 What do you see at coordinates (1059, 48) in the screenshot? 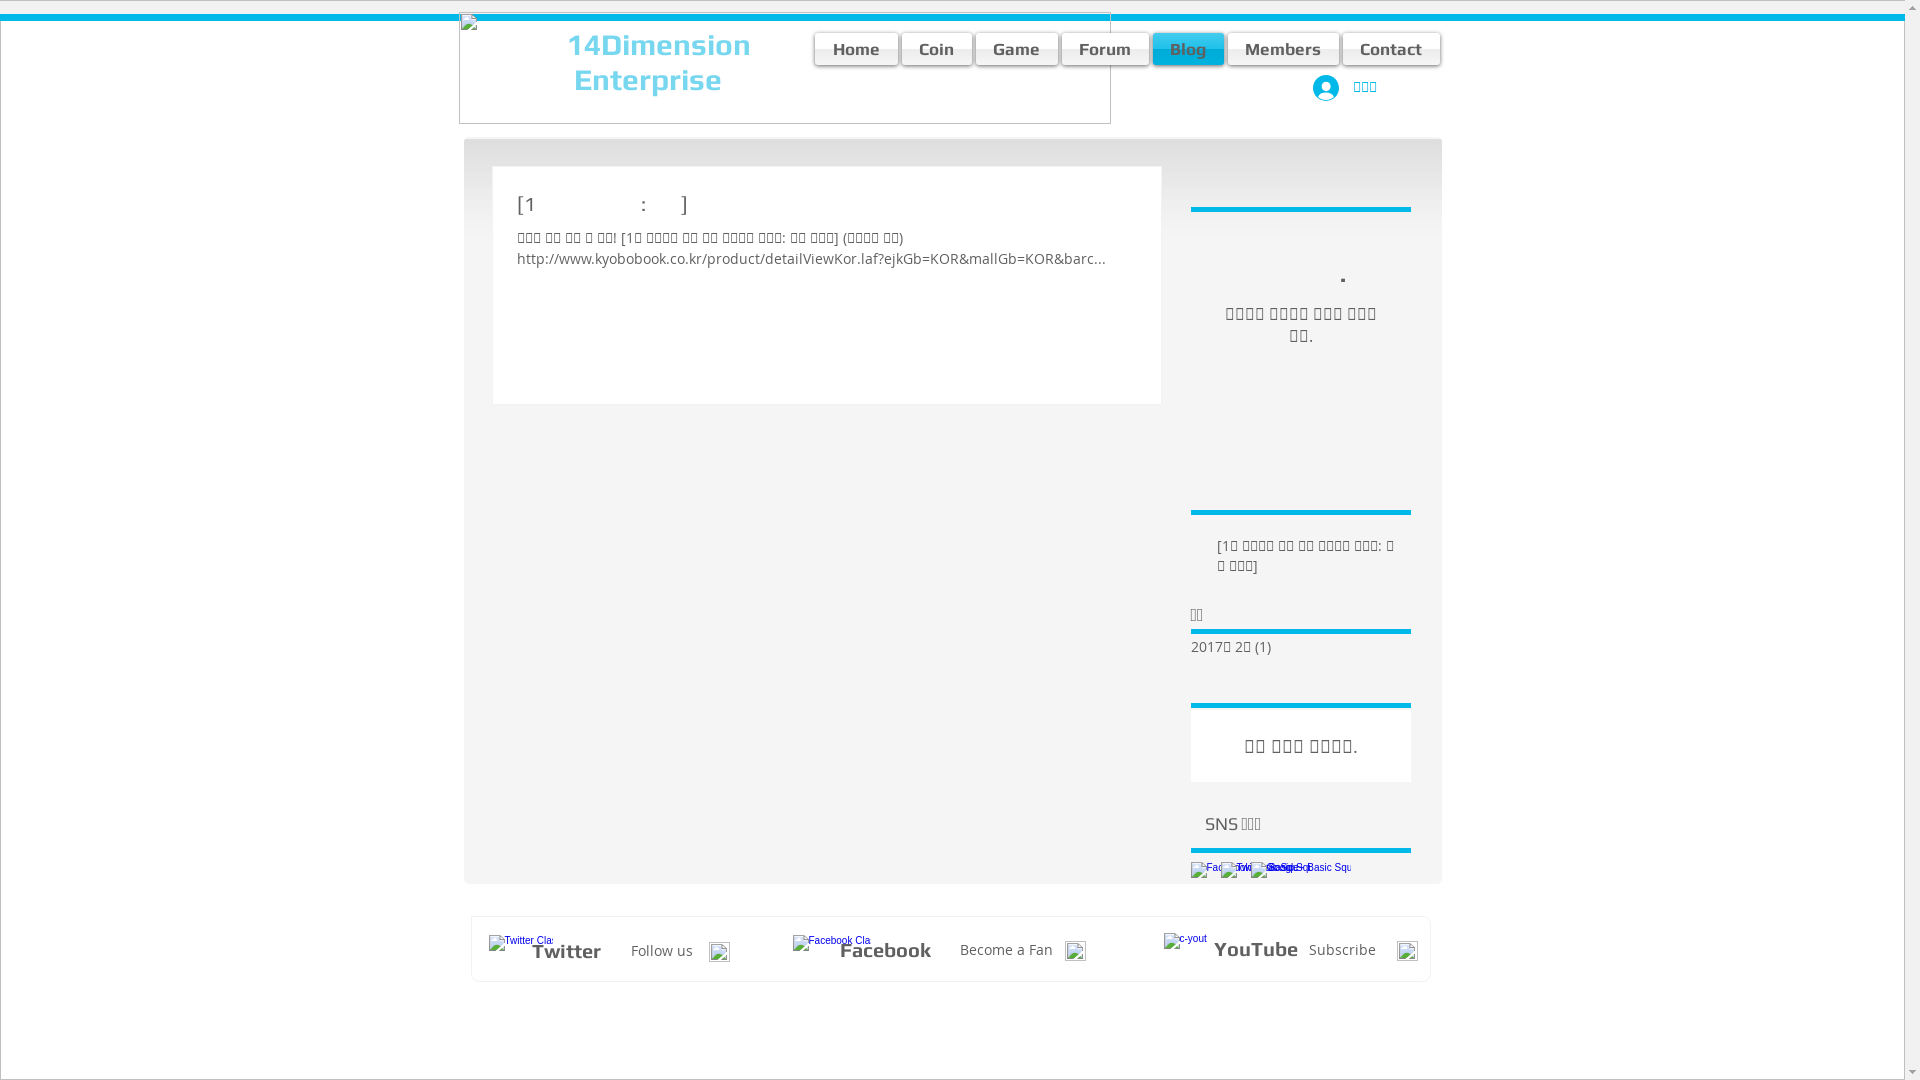
I see `'Forum'` at bounding box center [1059, 48].